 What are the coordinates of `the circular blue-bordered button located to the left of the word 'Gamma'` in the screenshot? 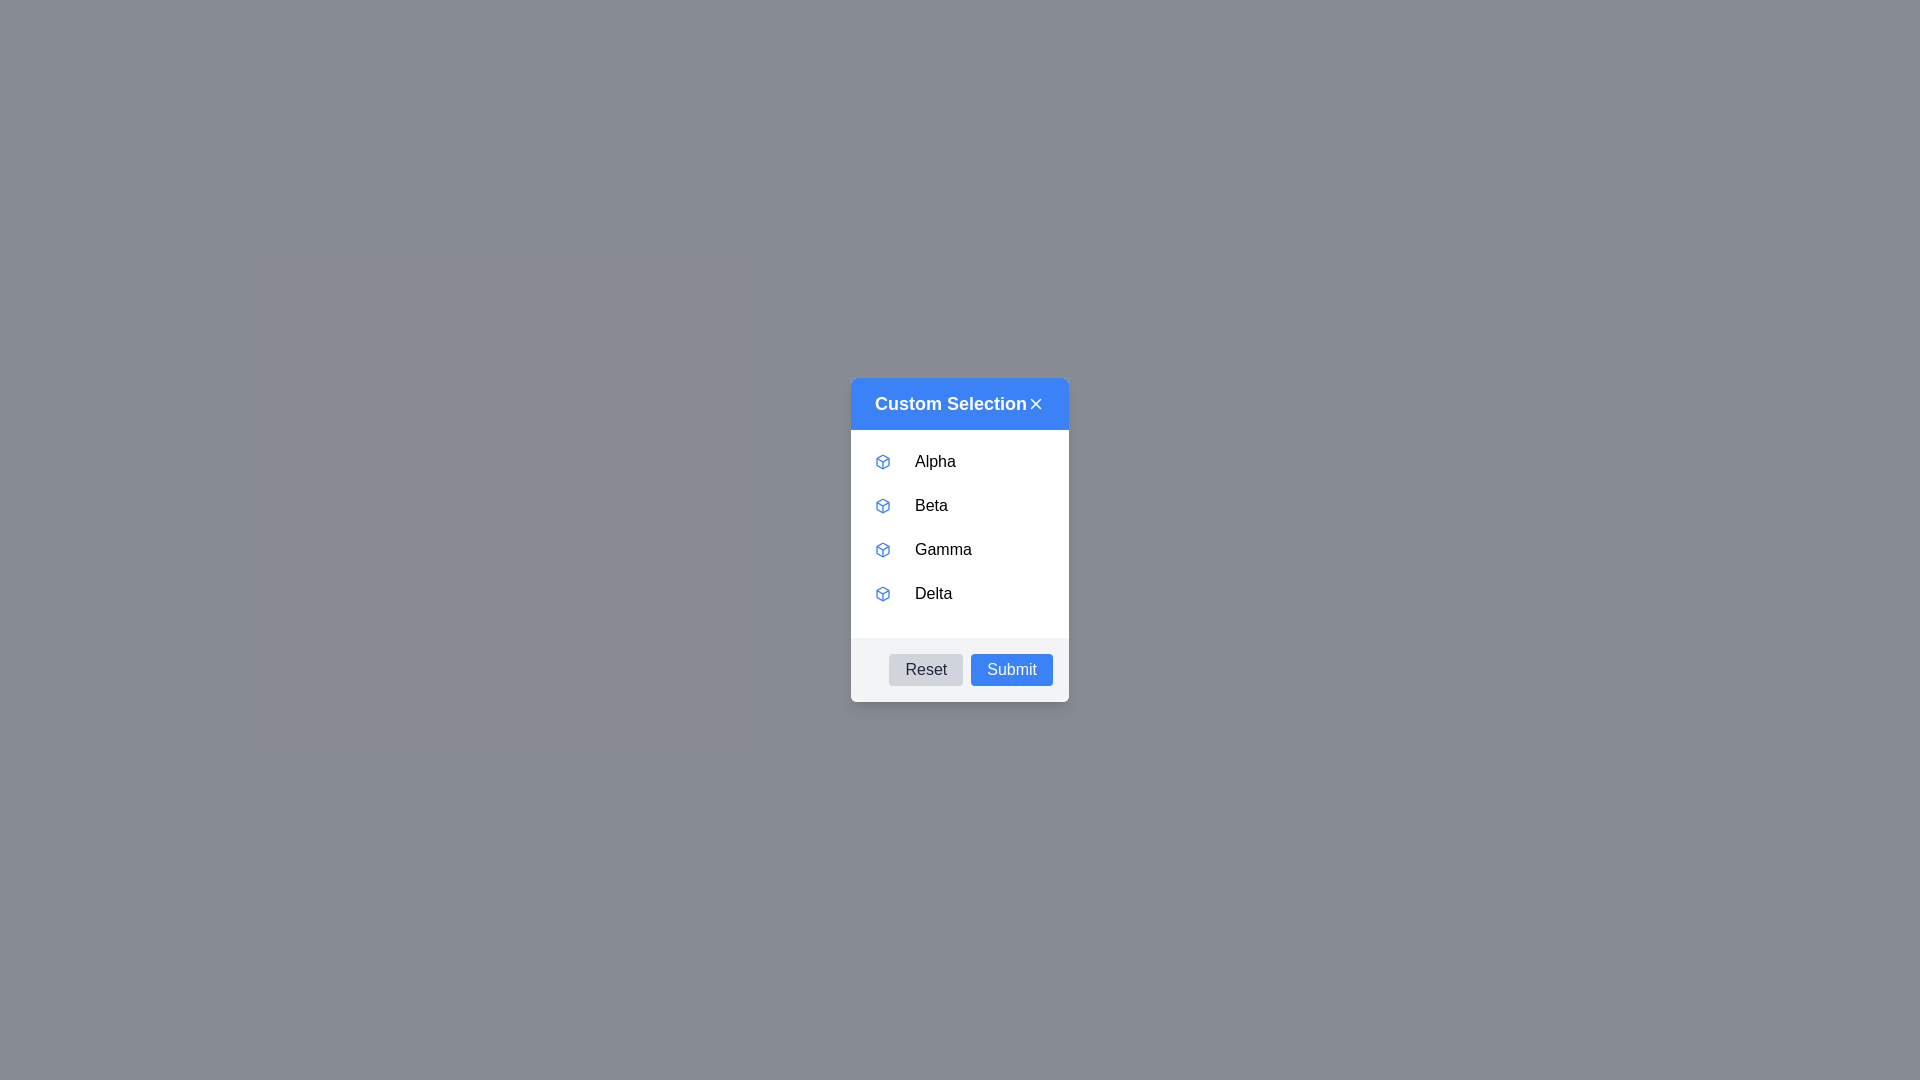 It's located at (960, 532).